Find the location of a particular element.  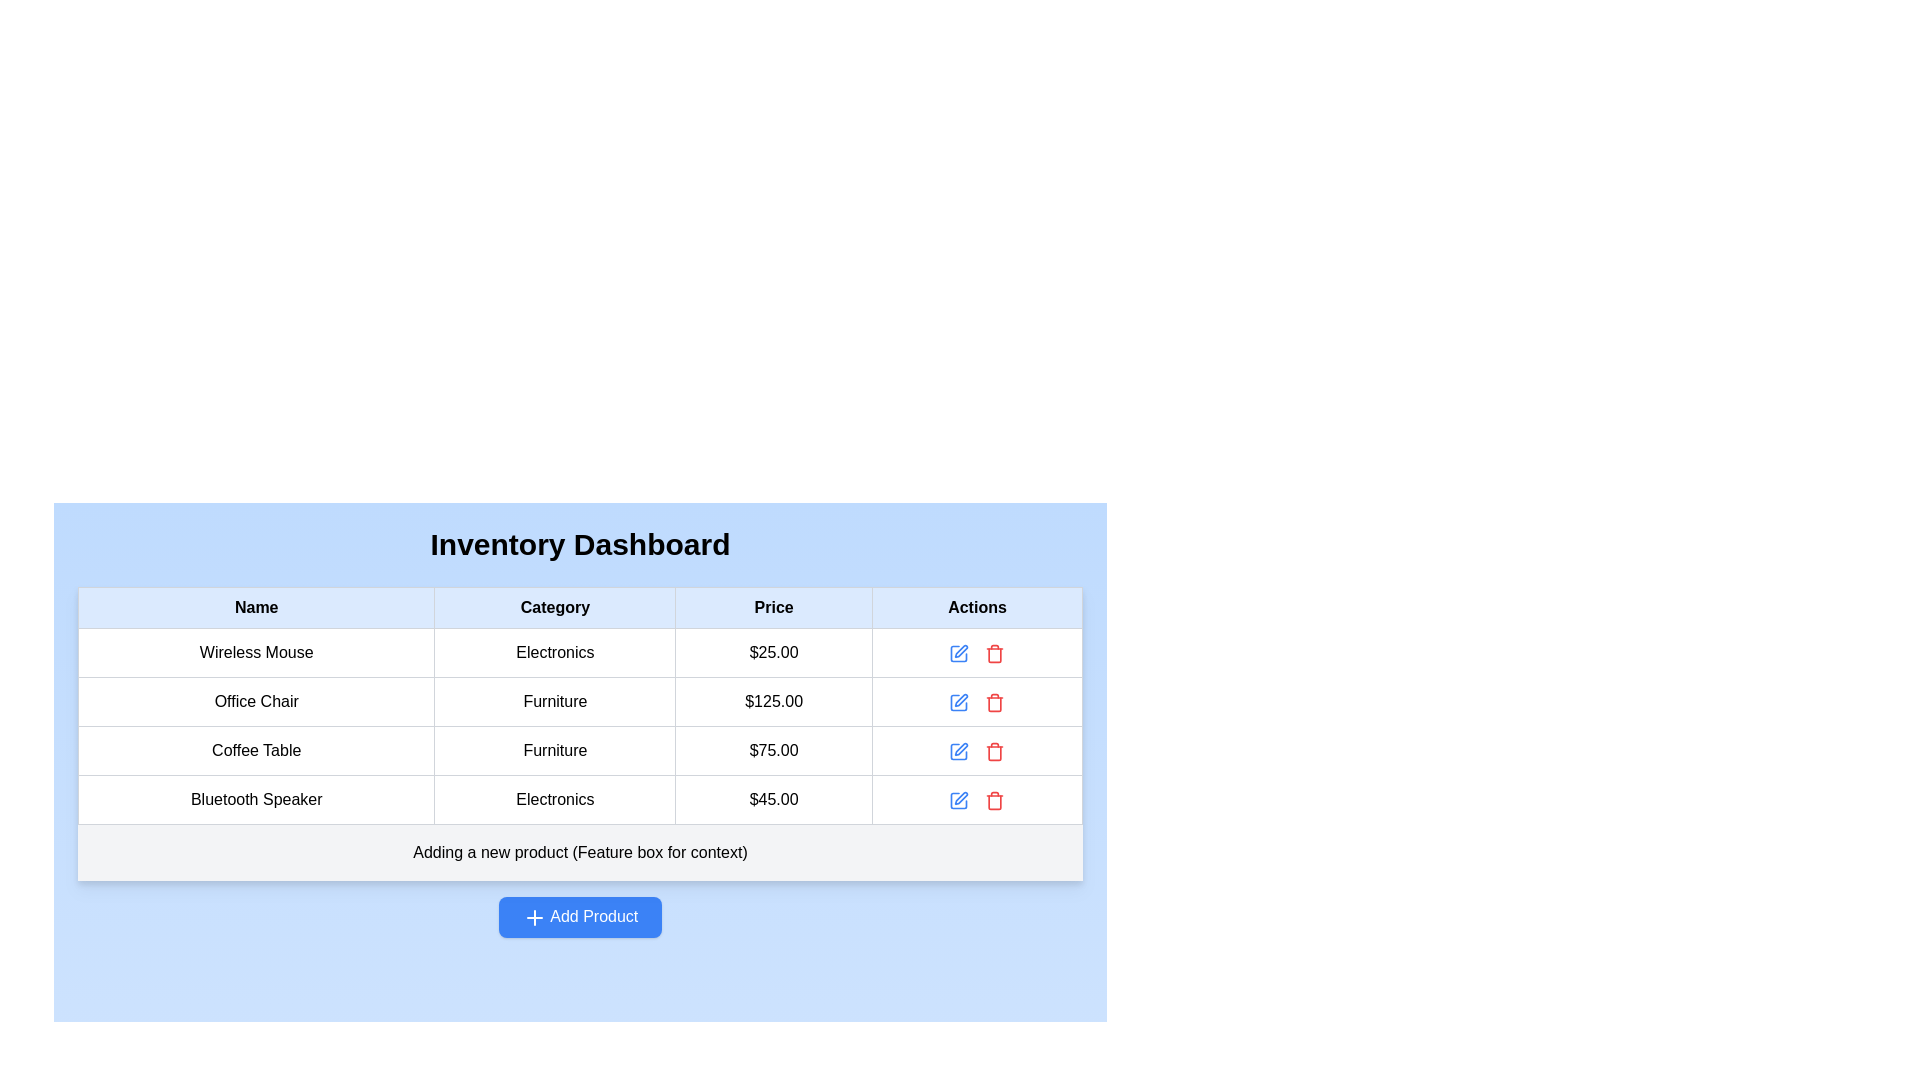

the blue edit icon styled as a pen located in the 'Actions' column of the third row in the table to initiate editing is located at coordinates (958, 751).